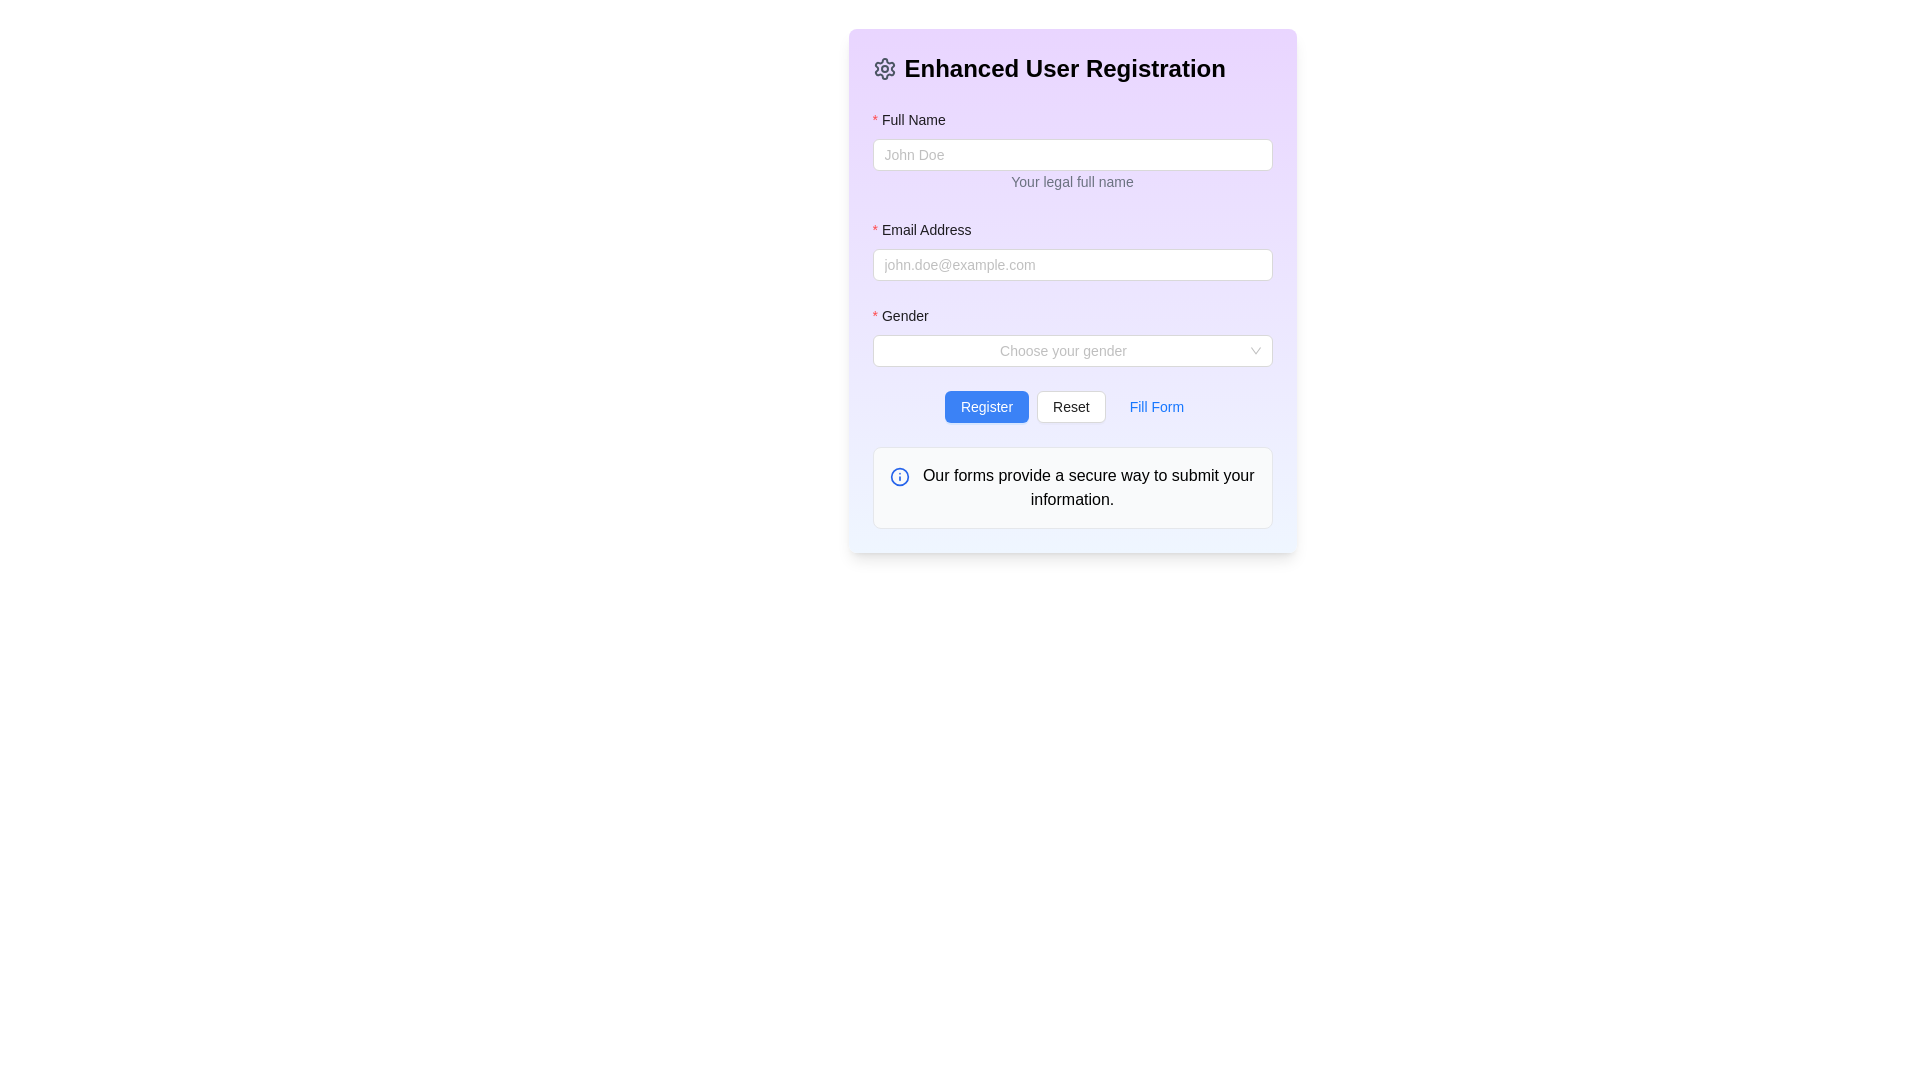 This screenshot has width=1920, height=1080. Describe the element at coordinates (883, 68) in the screenshot. I see `the settings gear icon located in the top-left corner of the 'Enhanced User Registration' form header` at that location.